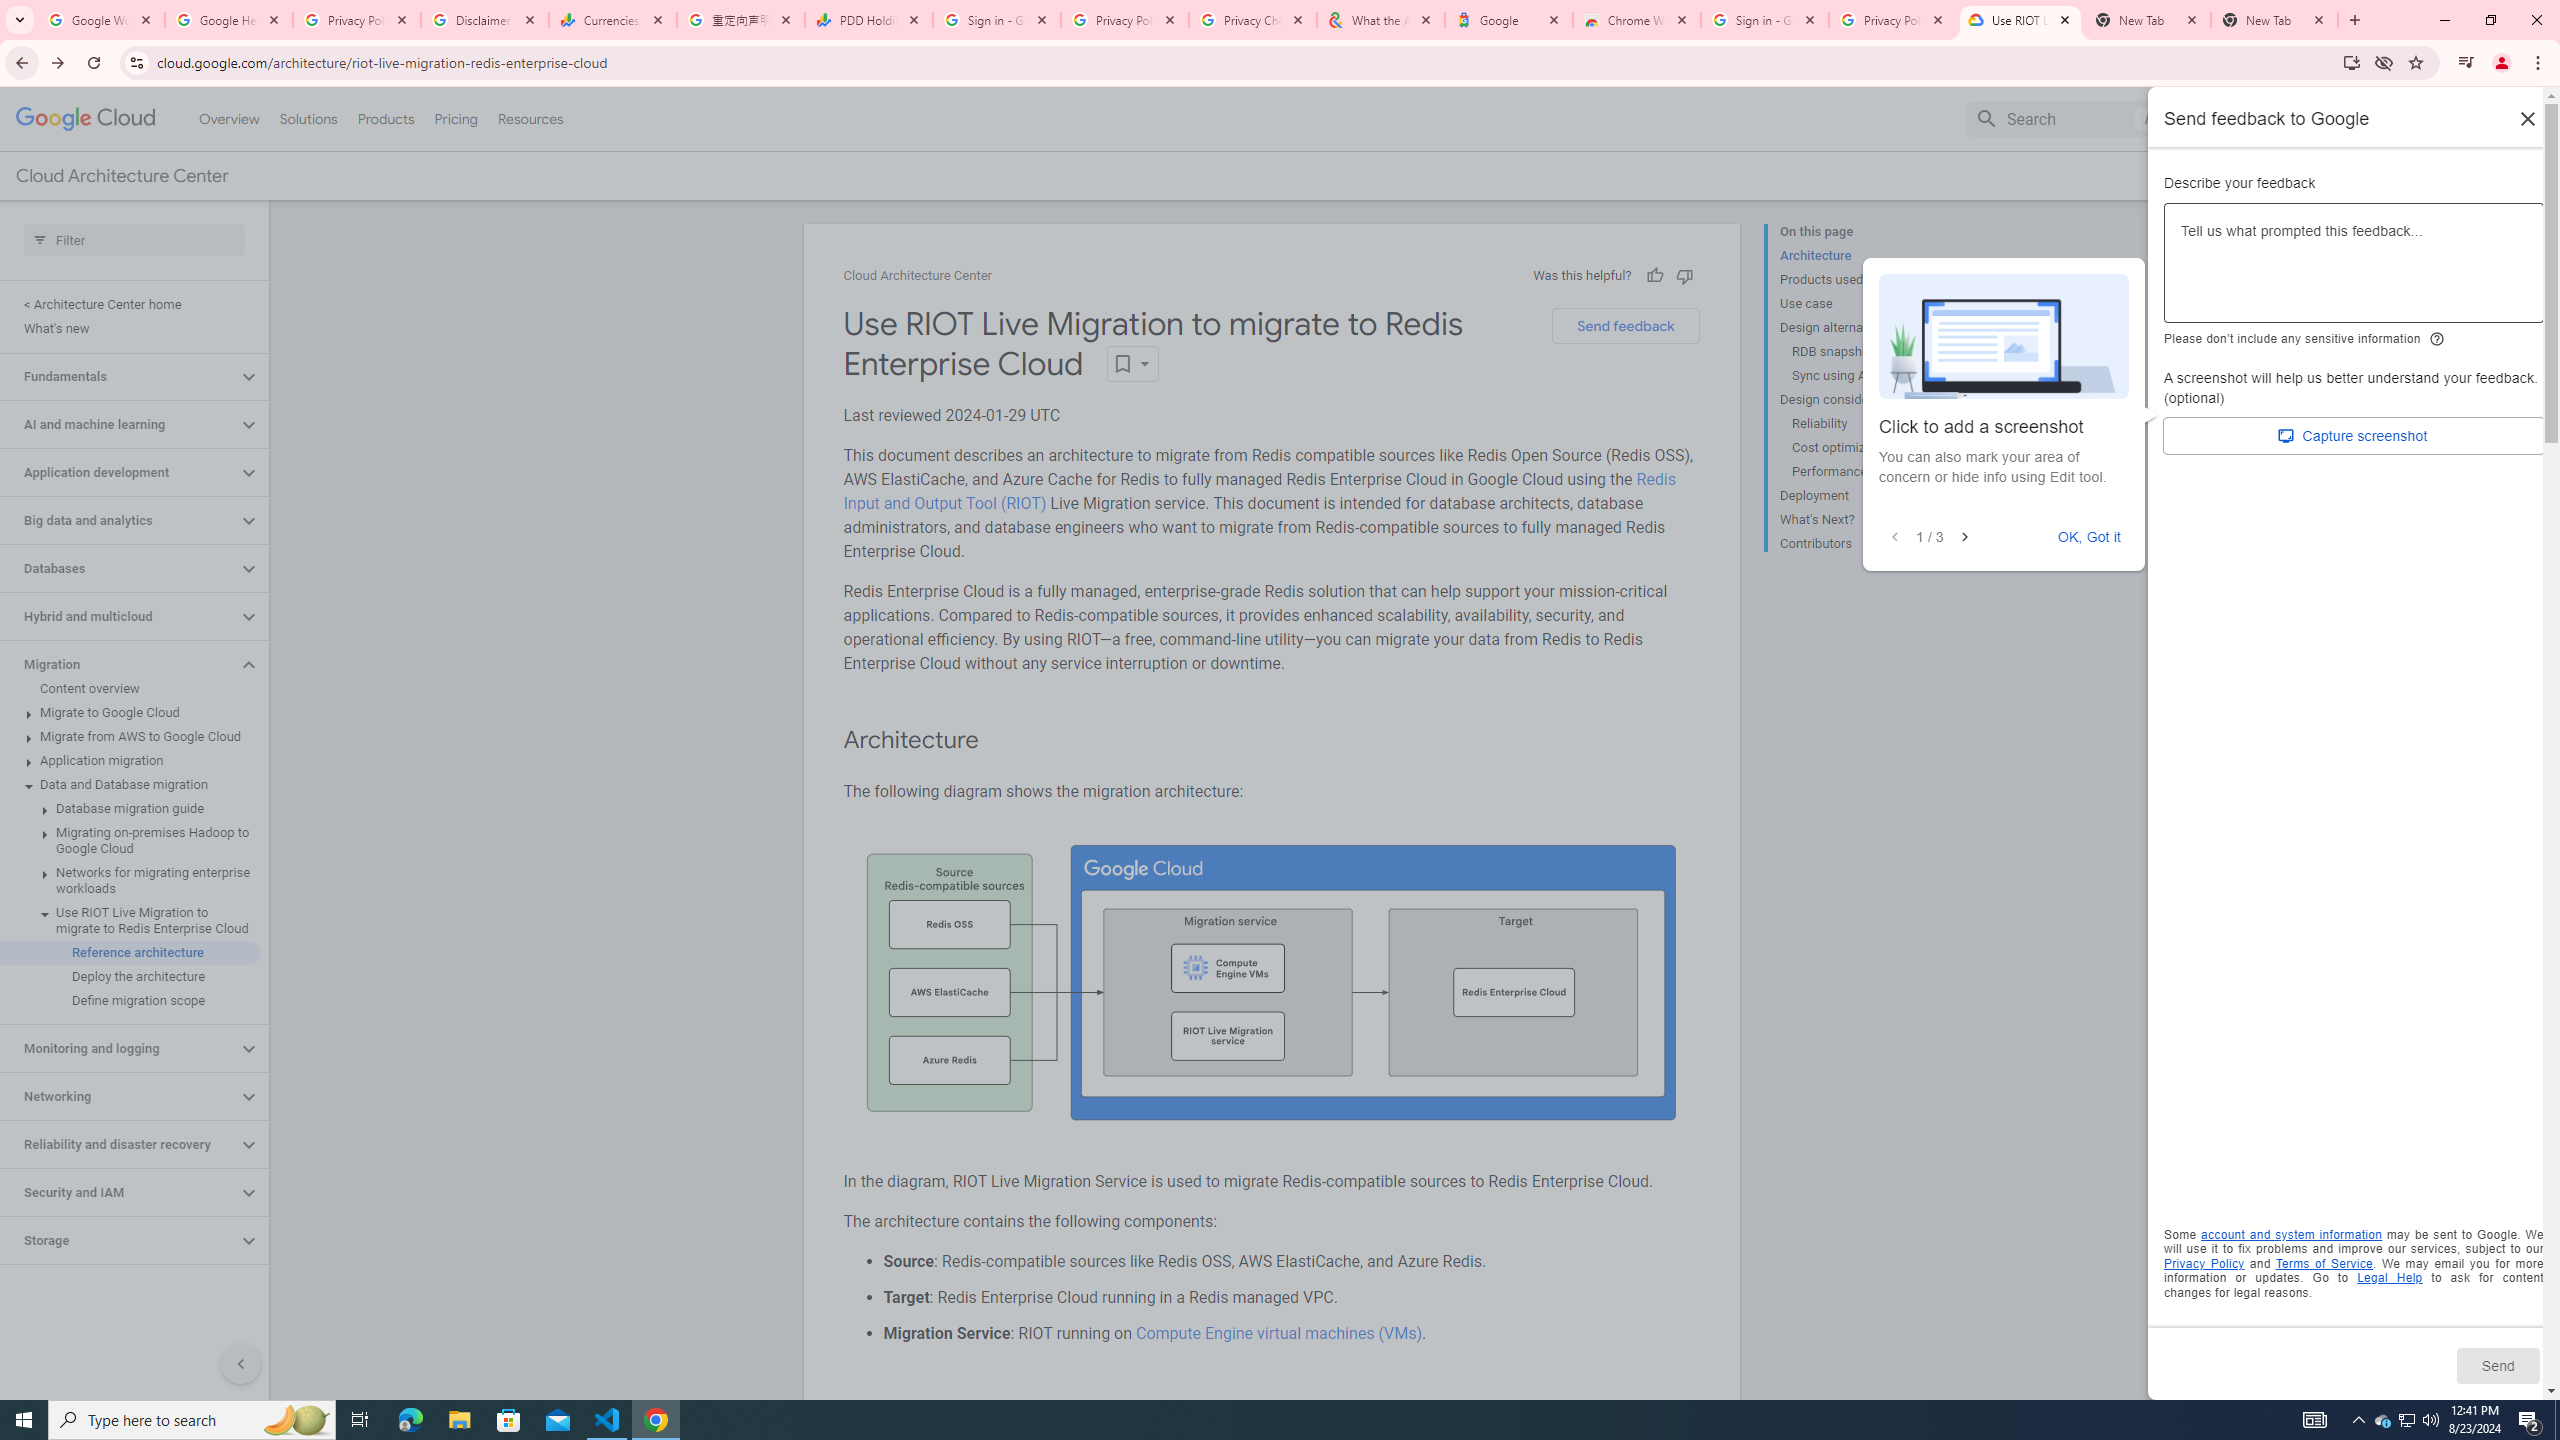 The image size is (2560, 1440). Describe the element at coordinates (130, 329) in the screenshot. I see `'What'` at that location.